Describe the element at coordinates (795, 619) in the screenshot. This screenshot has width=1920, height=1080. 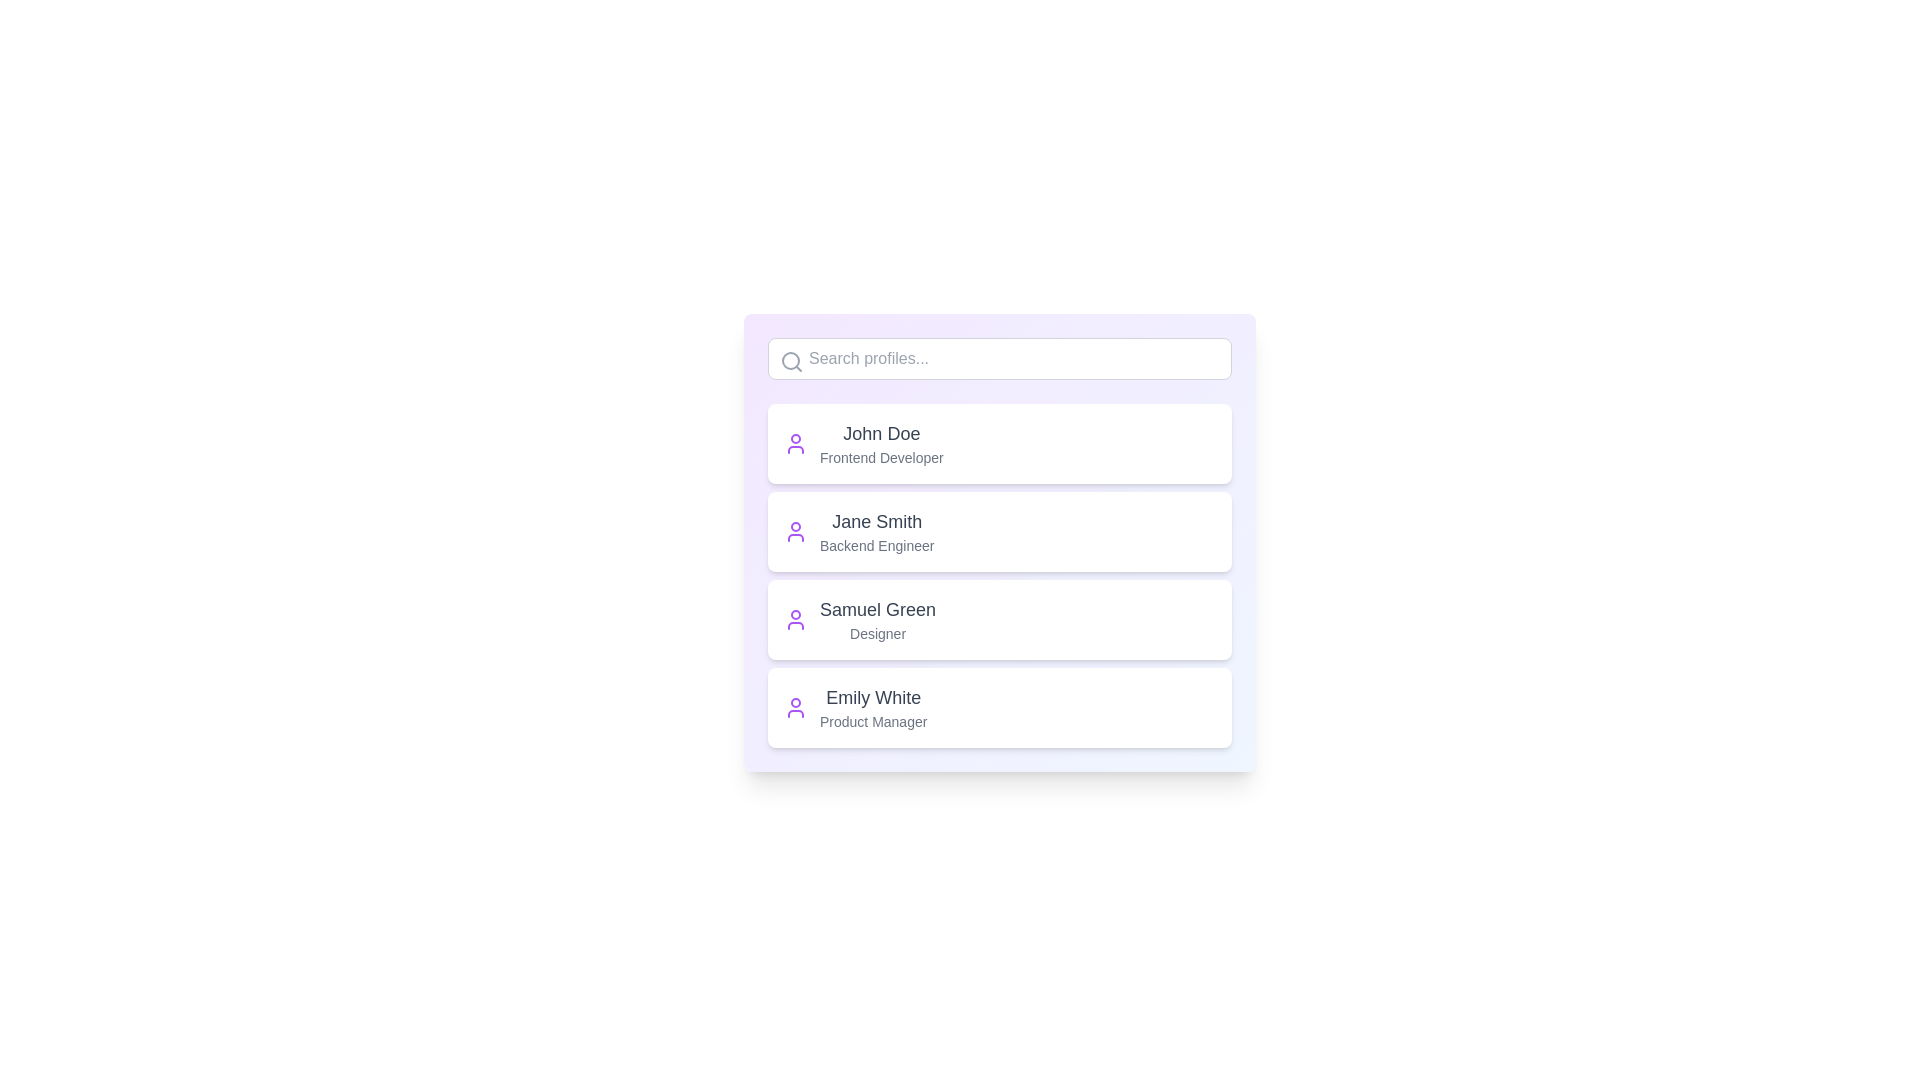
I see `the user profile picture icon representing 'Samuel Green', located in the third visible list item of user profiles` at that location.